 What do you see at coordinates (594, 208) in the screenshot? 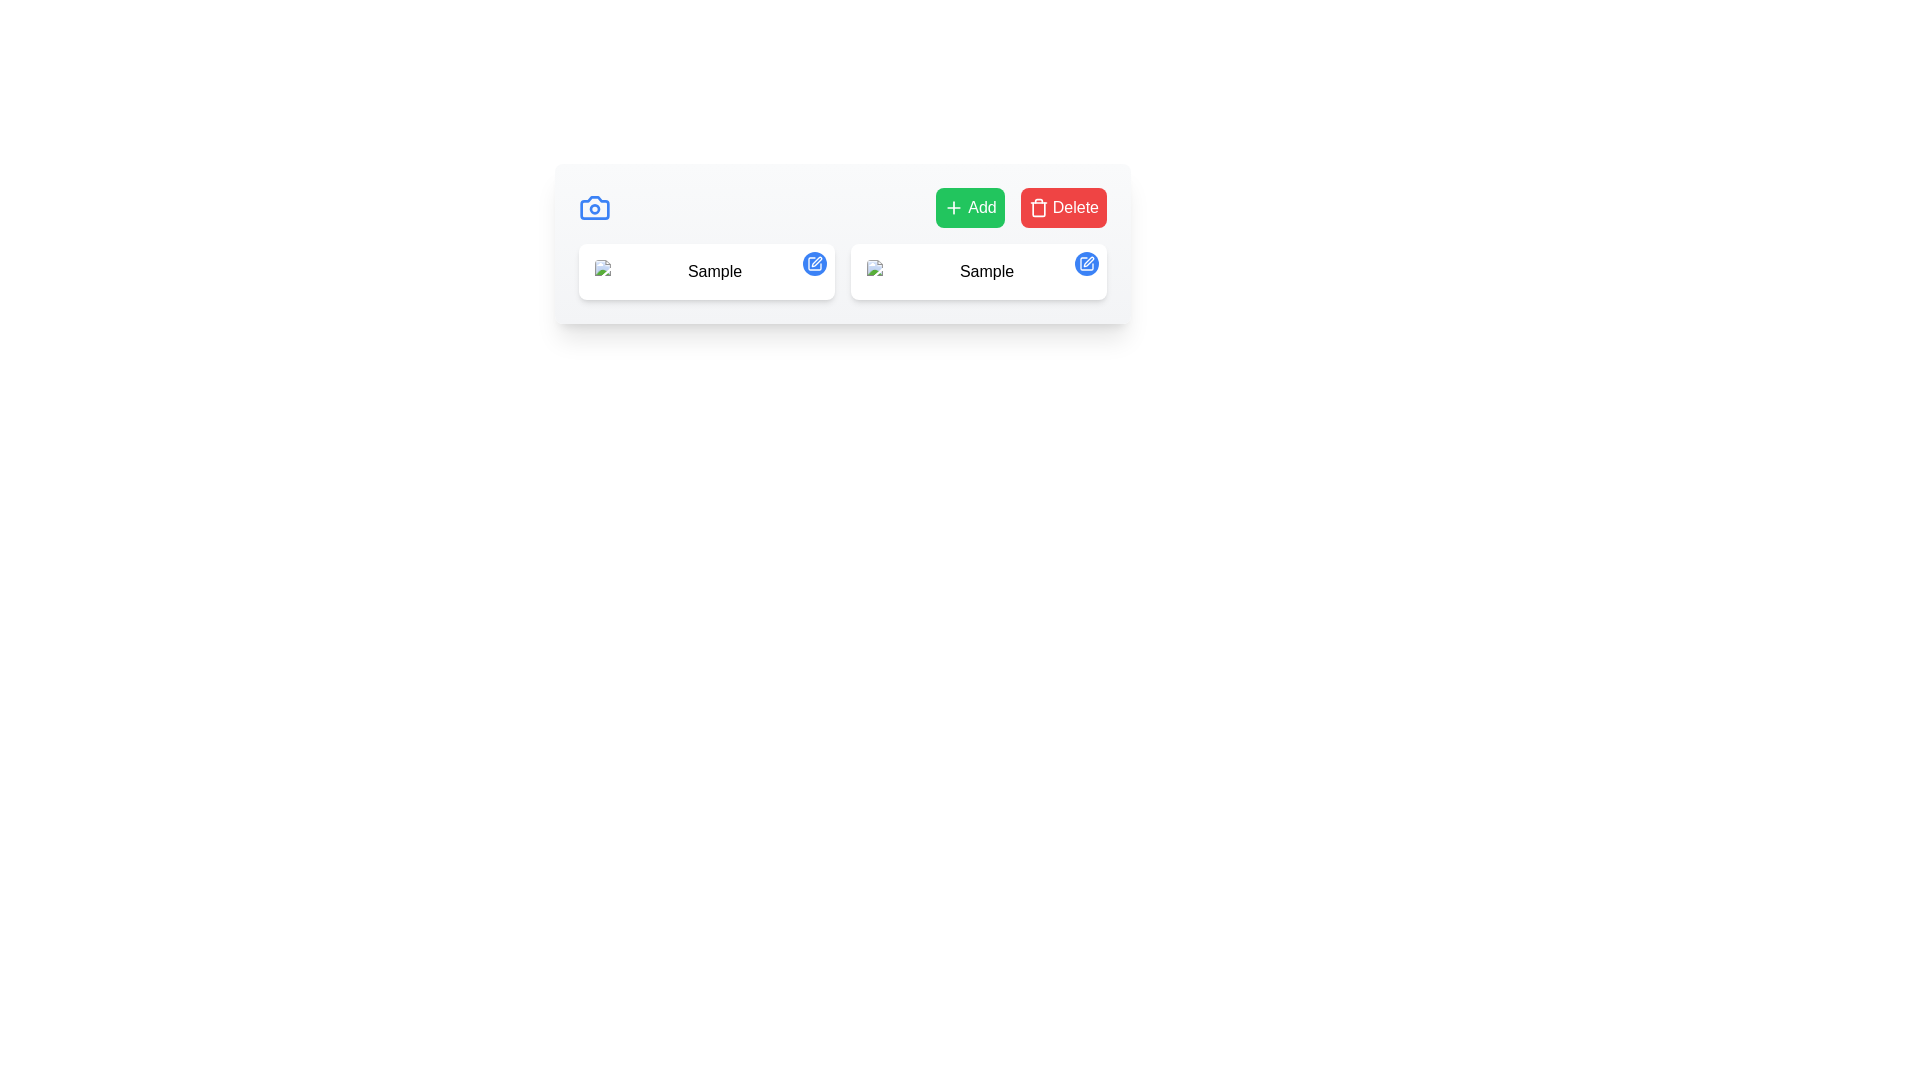
I see `the camera icon button located at the top-left of the control bar, which features a minimalistic design with a blue color and rounded outline` at bounding box center [594, 208].